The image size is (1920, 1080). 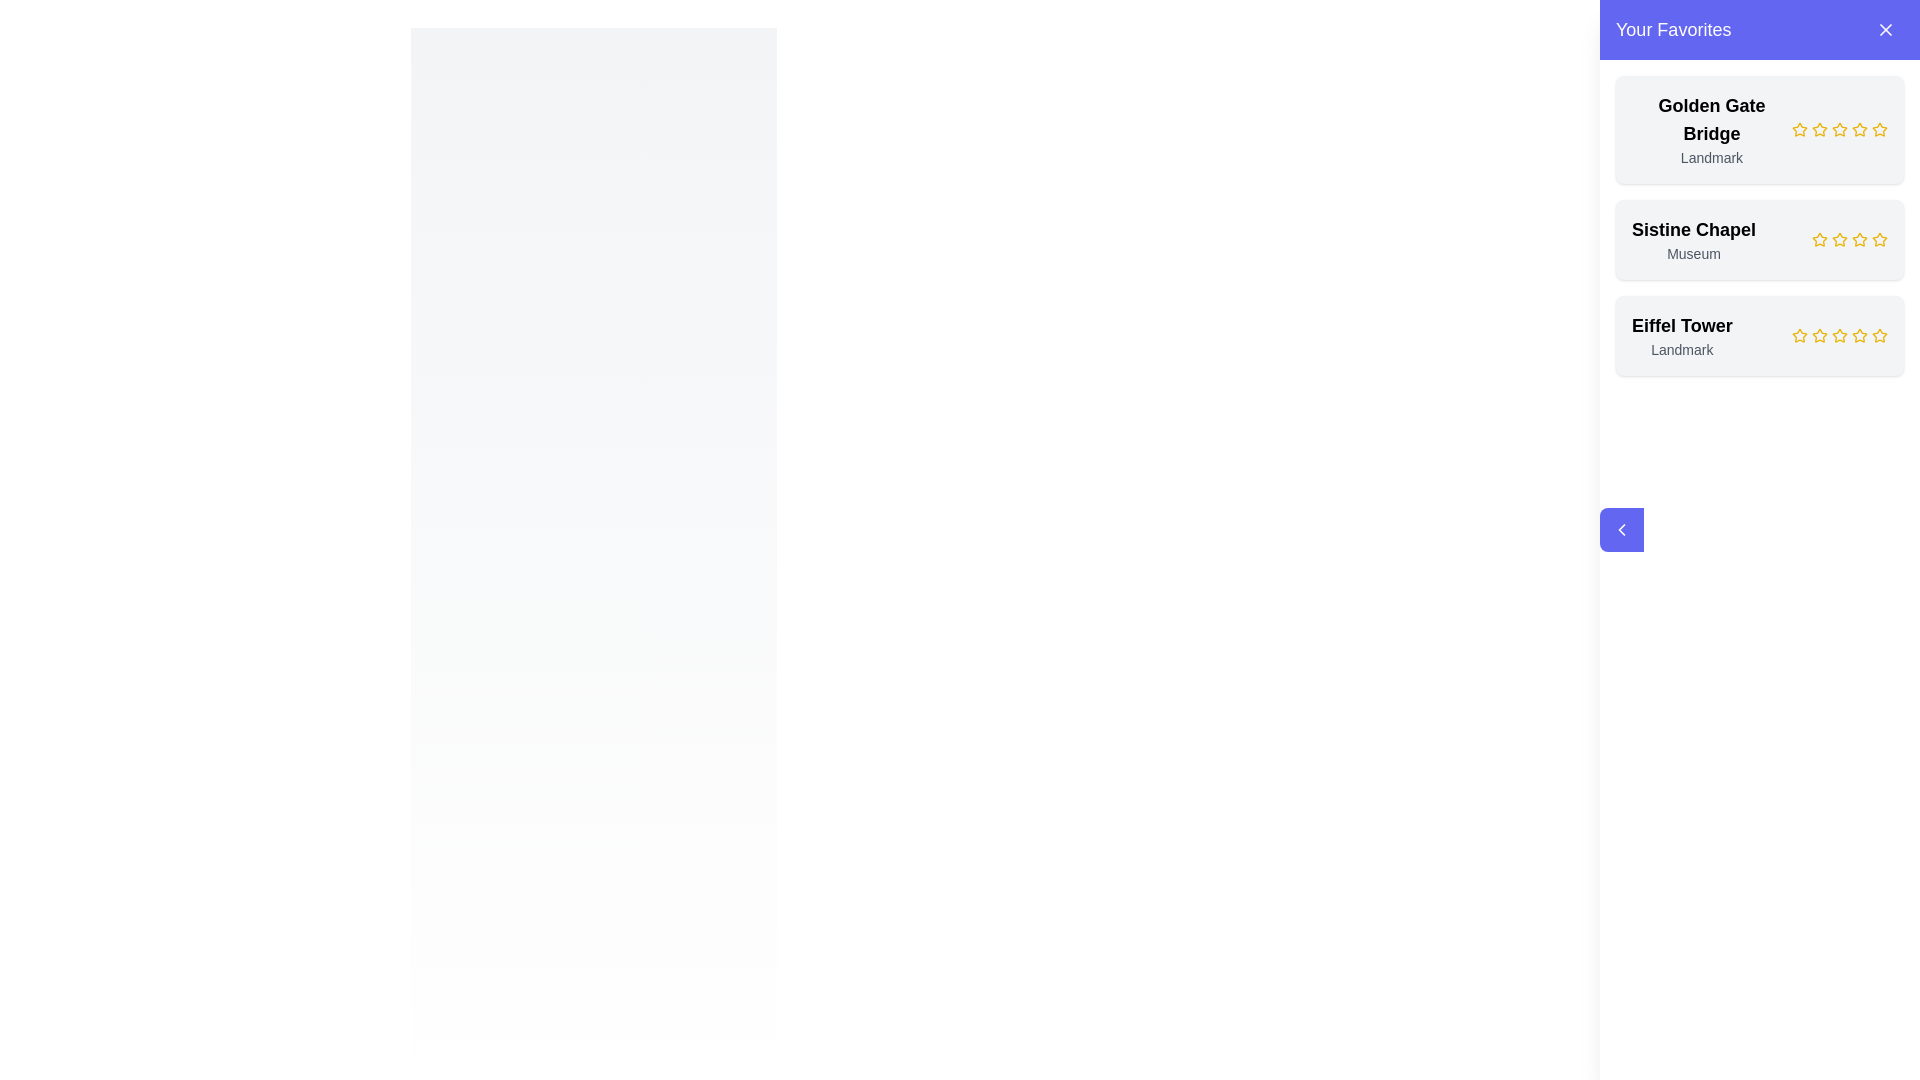 What do you see at coordinates (1879, 130) in the screenshot?
I see `the fifth yellow star icon in the rating mechanism for the 'Golden Gate Bridge' in the 'Your Favorites' section` at bounding box center [1879, 130].